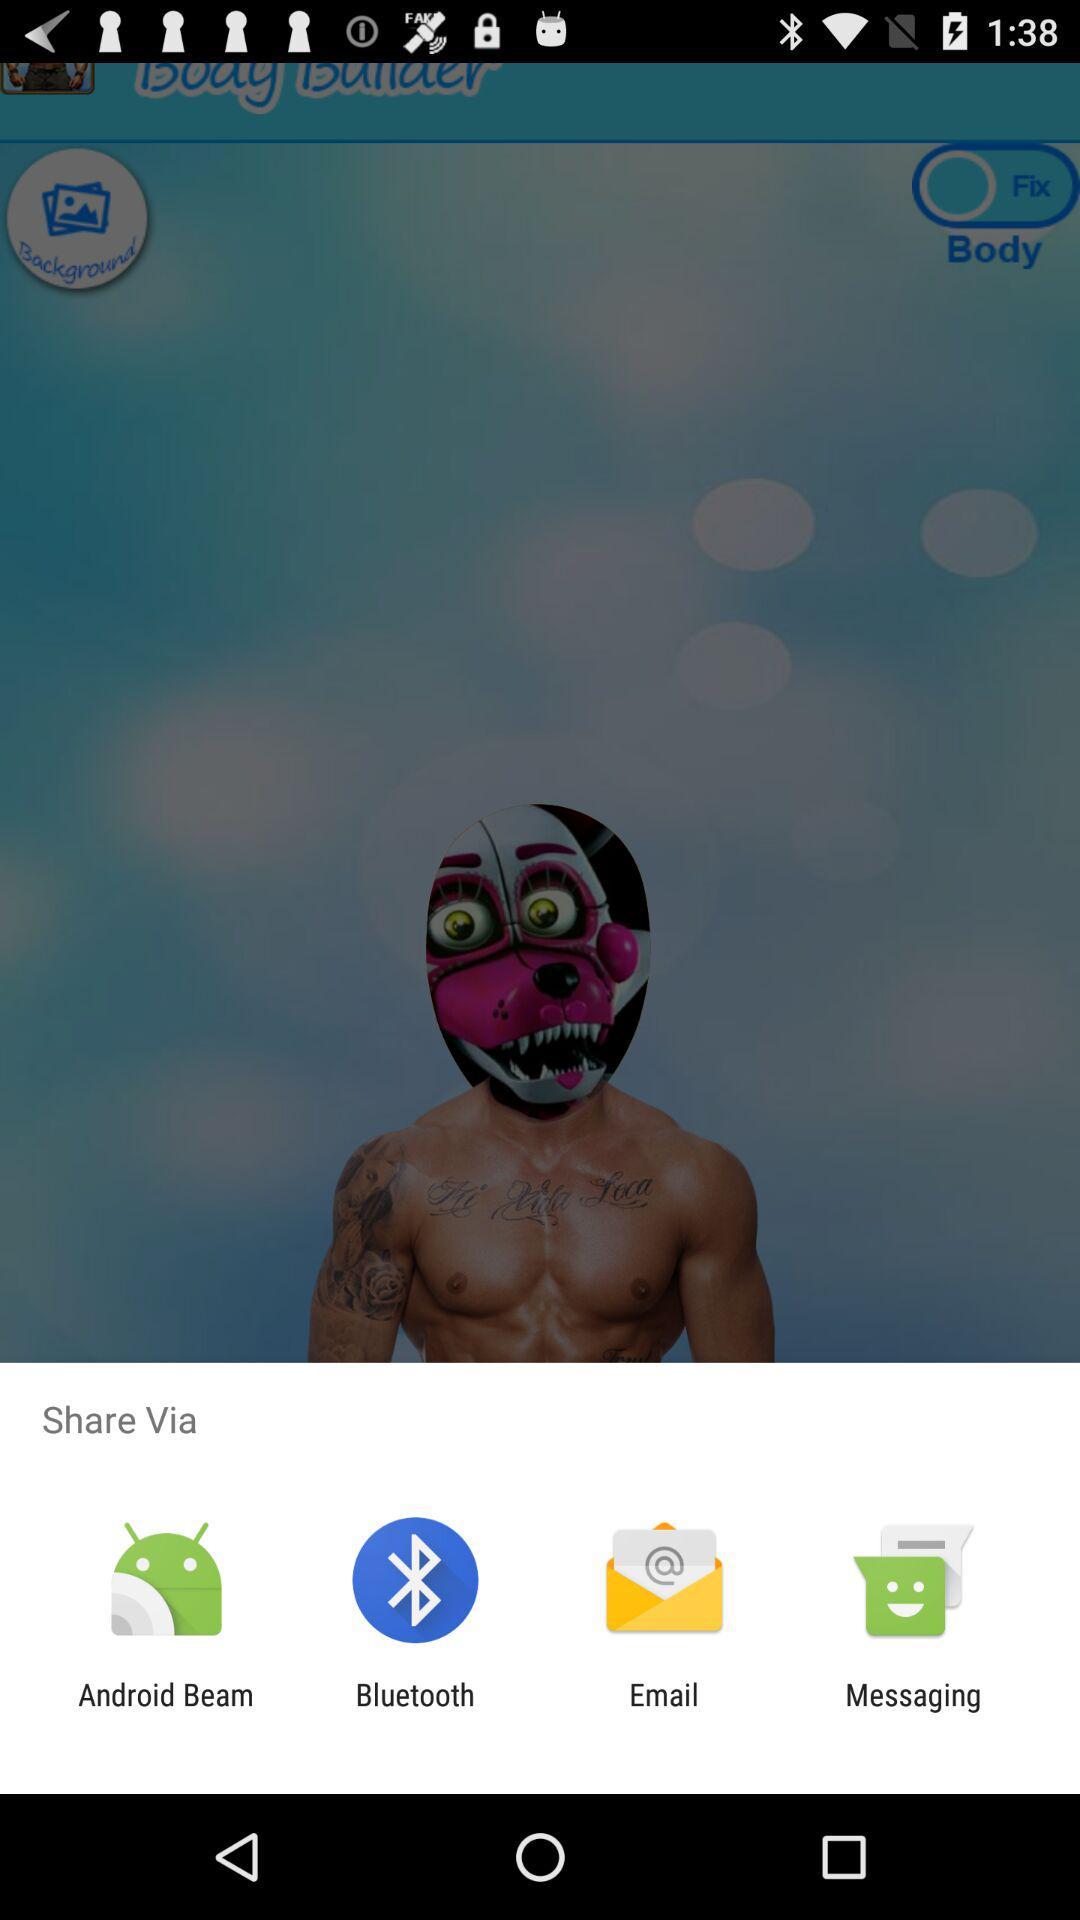  Describe the element at coordinates (414, 1711) in the screenshot. I see `the item next to email app` at that location.